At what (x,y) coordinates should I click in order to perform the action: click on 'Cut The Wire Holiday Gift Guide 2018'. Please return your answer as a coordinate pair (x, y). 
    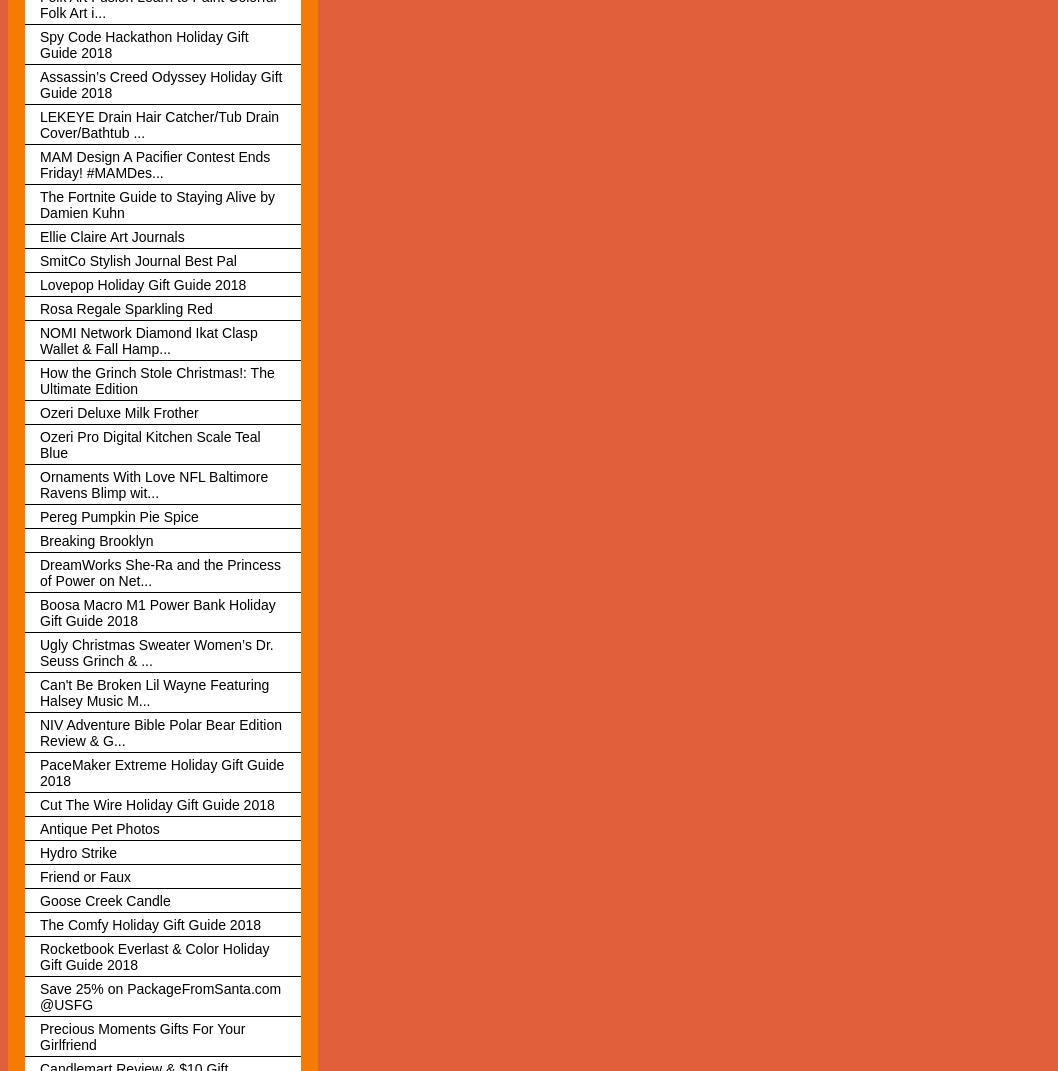
    Looking at the image, I should click on (156, 802).